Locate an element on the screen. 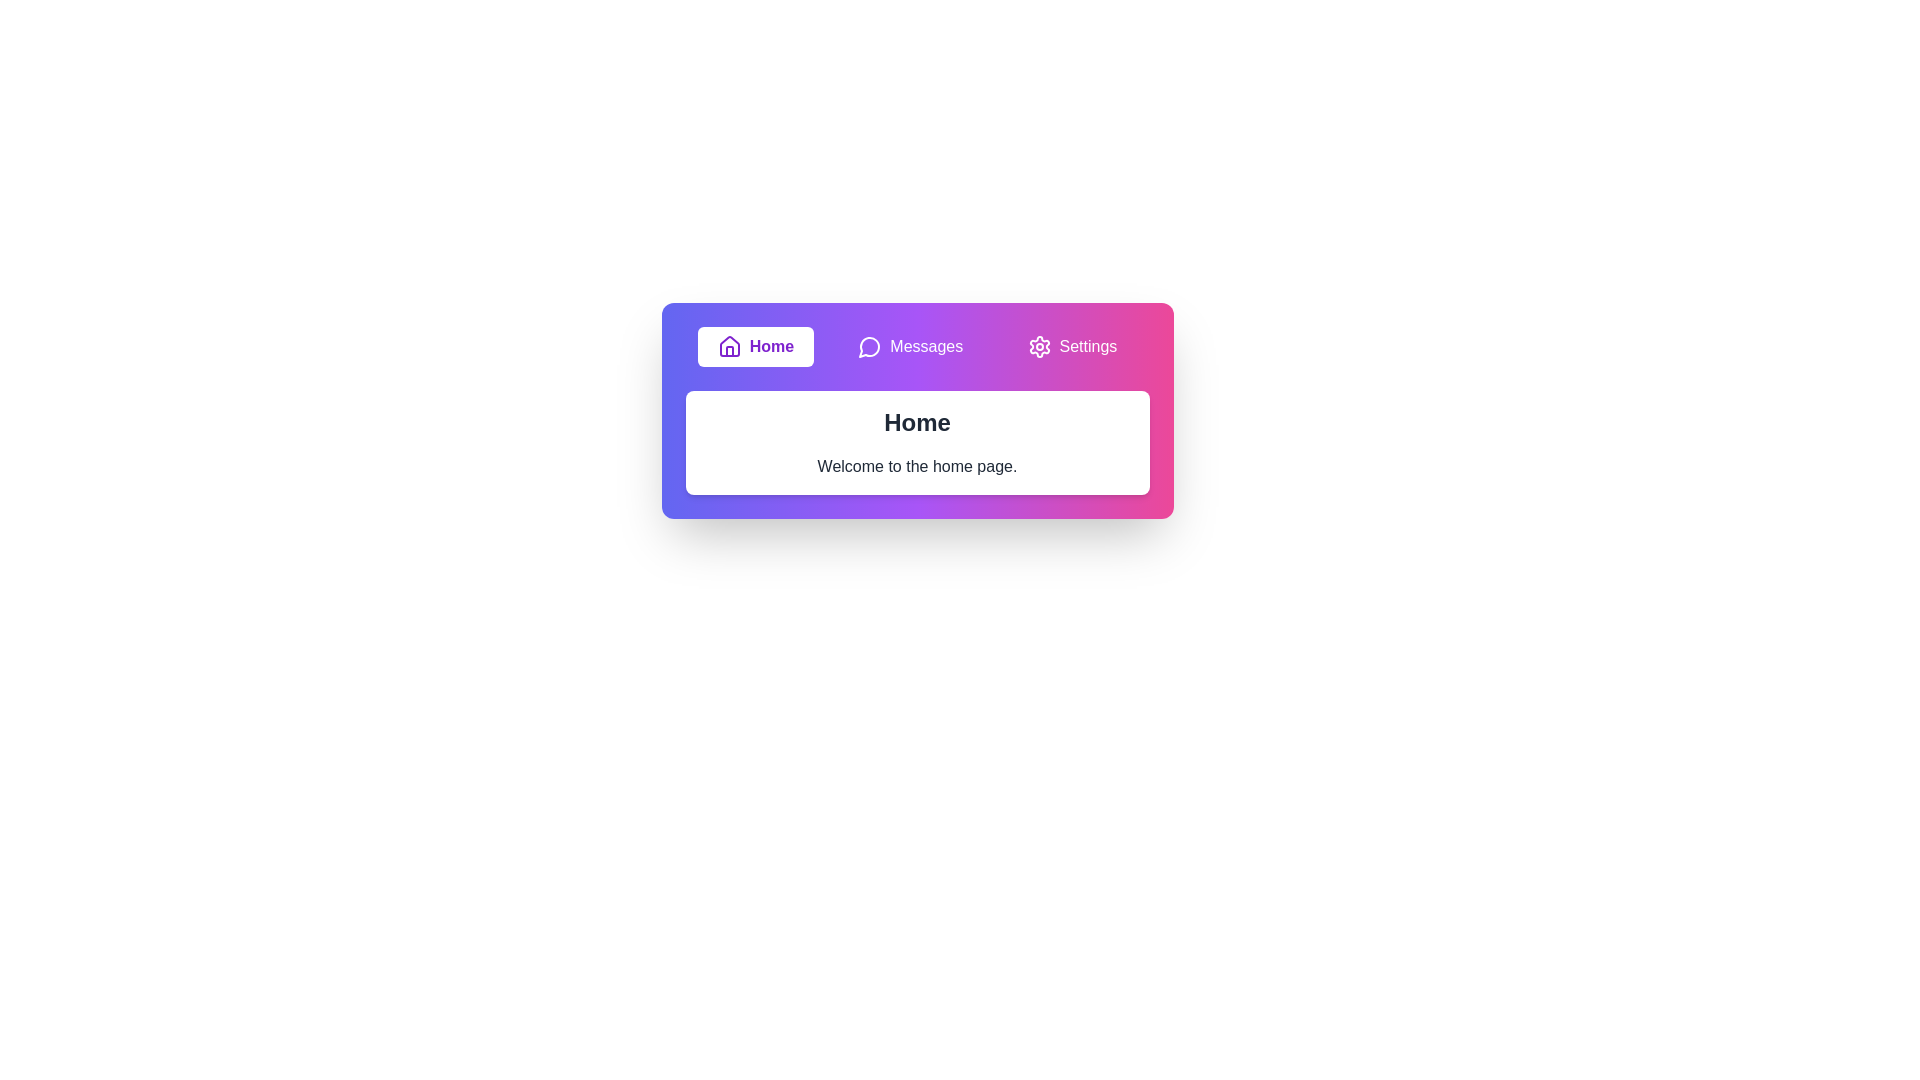 Image resolution: width=1920 pixels, height=1080 pixels. the 'Settings' button located on the far right of the navigation bar is located at coordinates (1071, 346).